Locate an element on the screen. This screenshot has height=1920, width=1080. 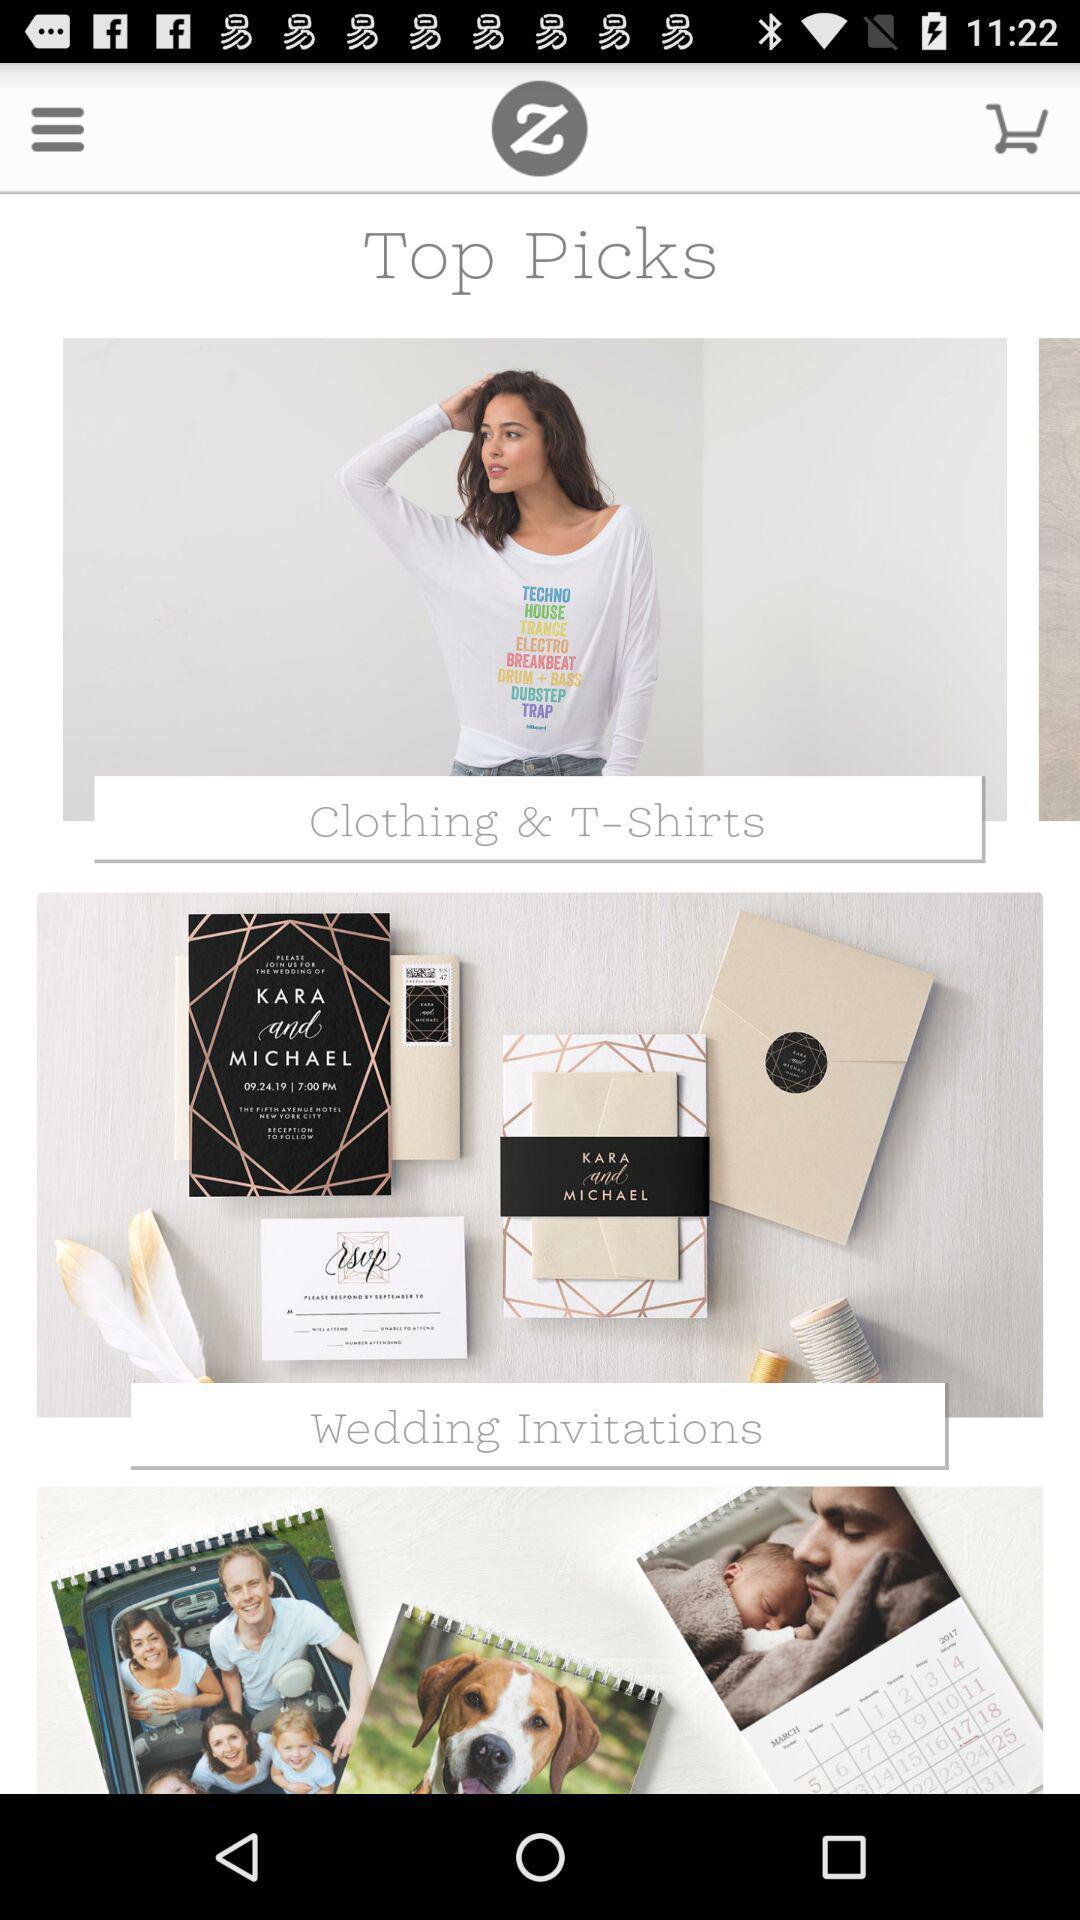
the second image is located at coordinates (540, 1180).